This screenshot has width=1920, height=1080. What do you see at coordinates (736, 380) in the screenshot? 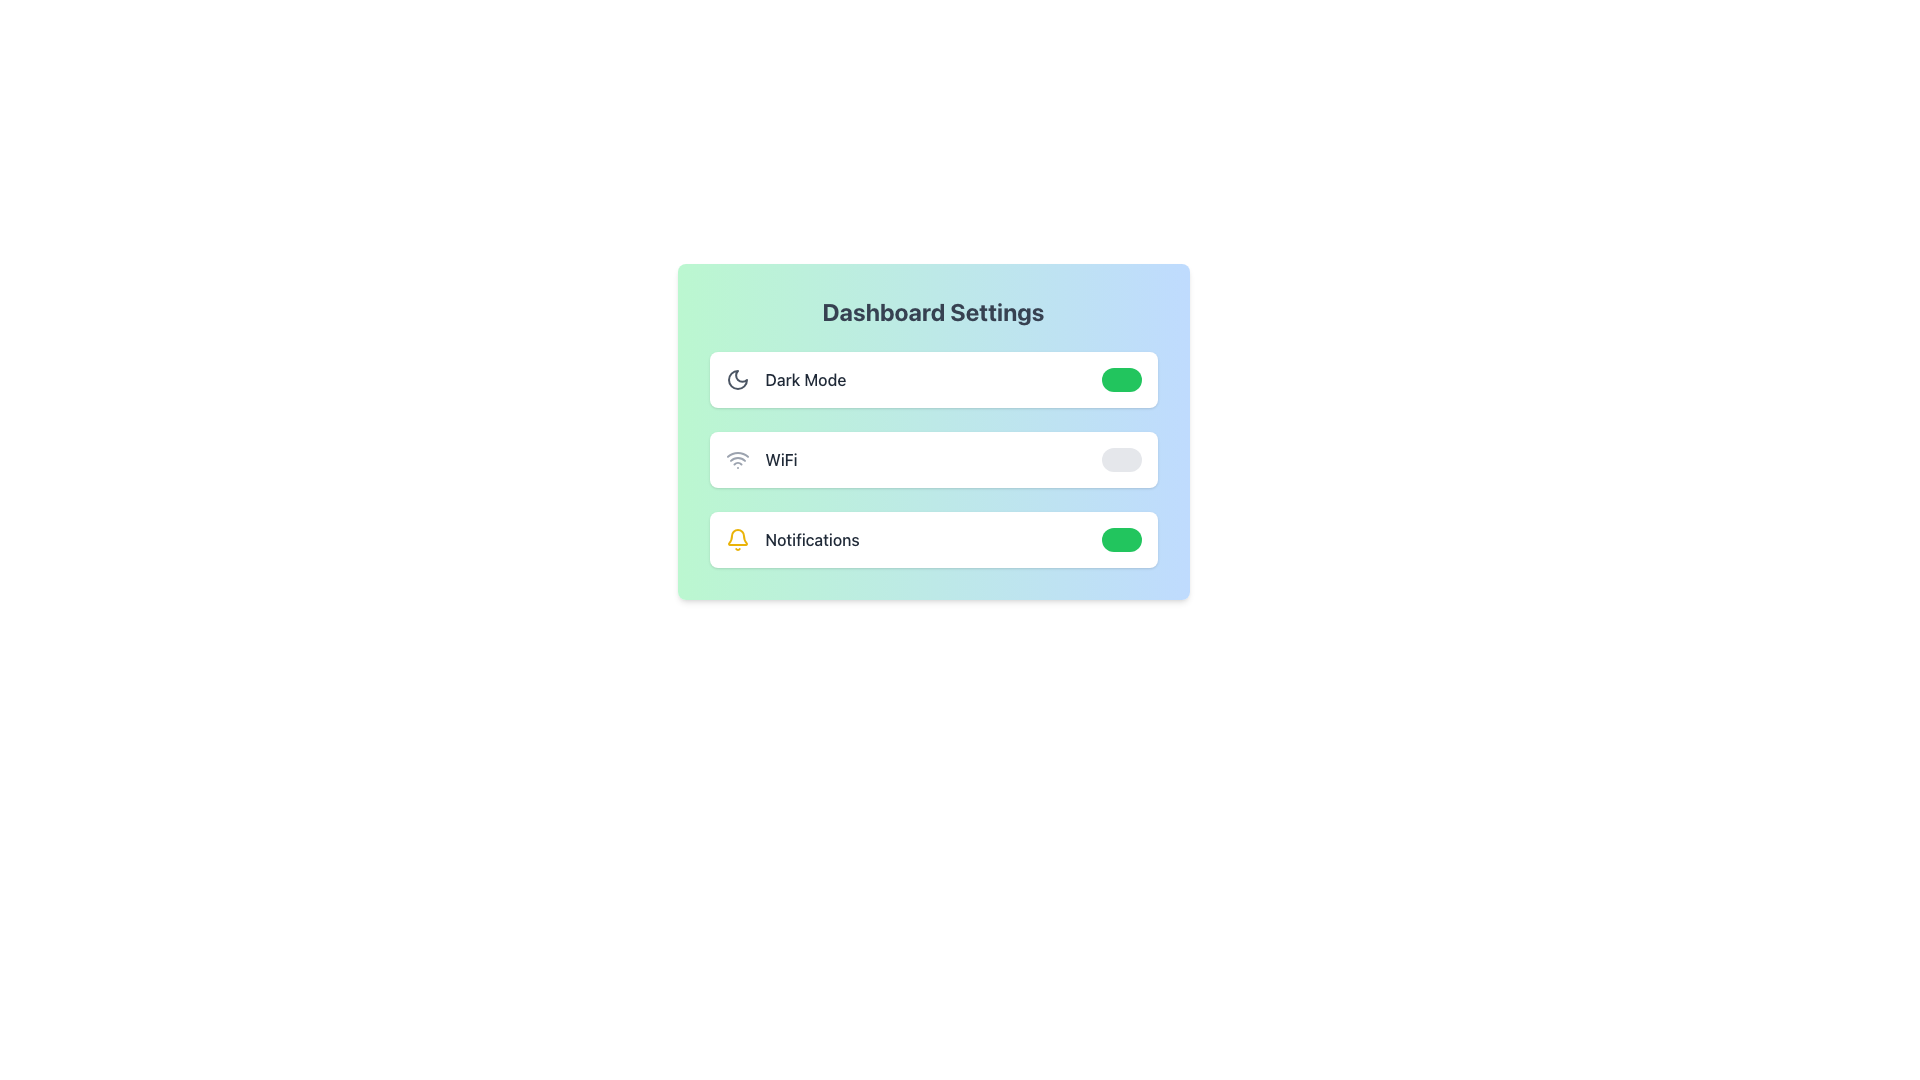
I see `the crescent moon icon representing 'Dark Mode' in the settings list, which is displayed in a minimalist style with a gray stroke, located in the top row adjacent to the toggle switch` at bounding box center [736, 380].